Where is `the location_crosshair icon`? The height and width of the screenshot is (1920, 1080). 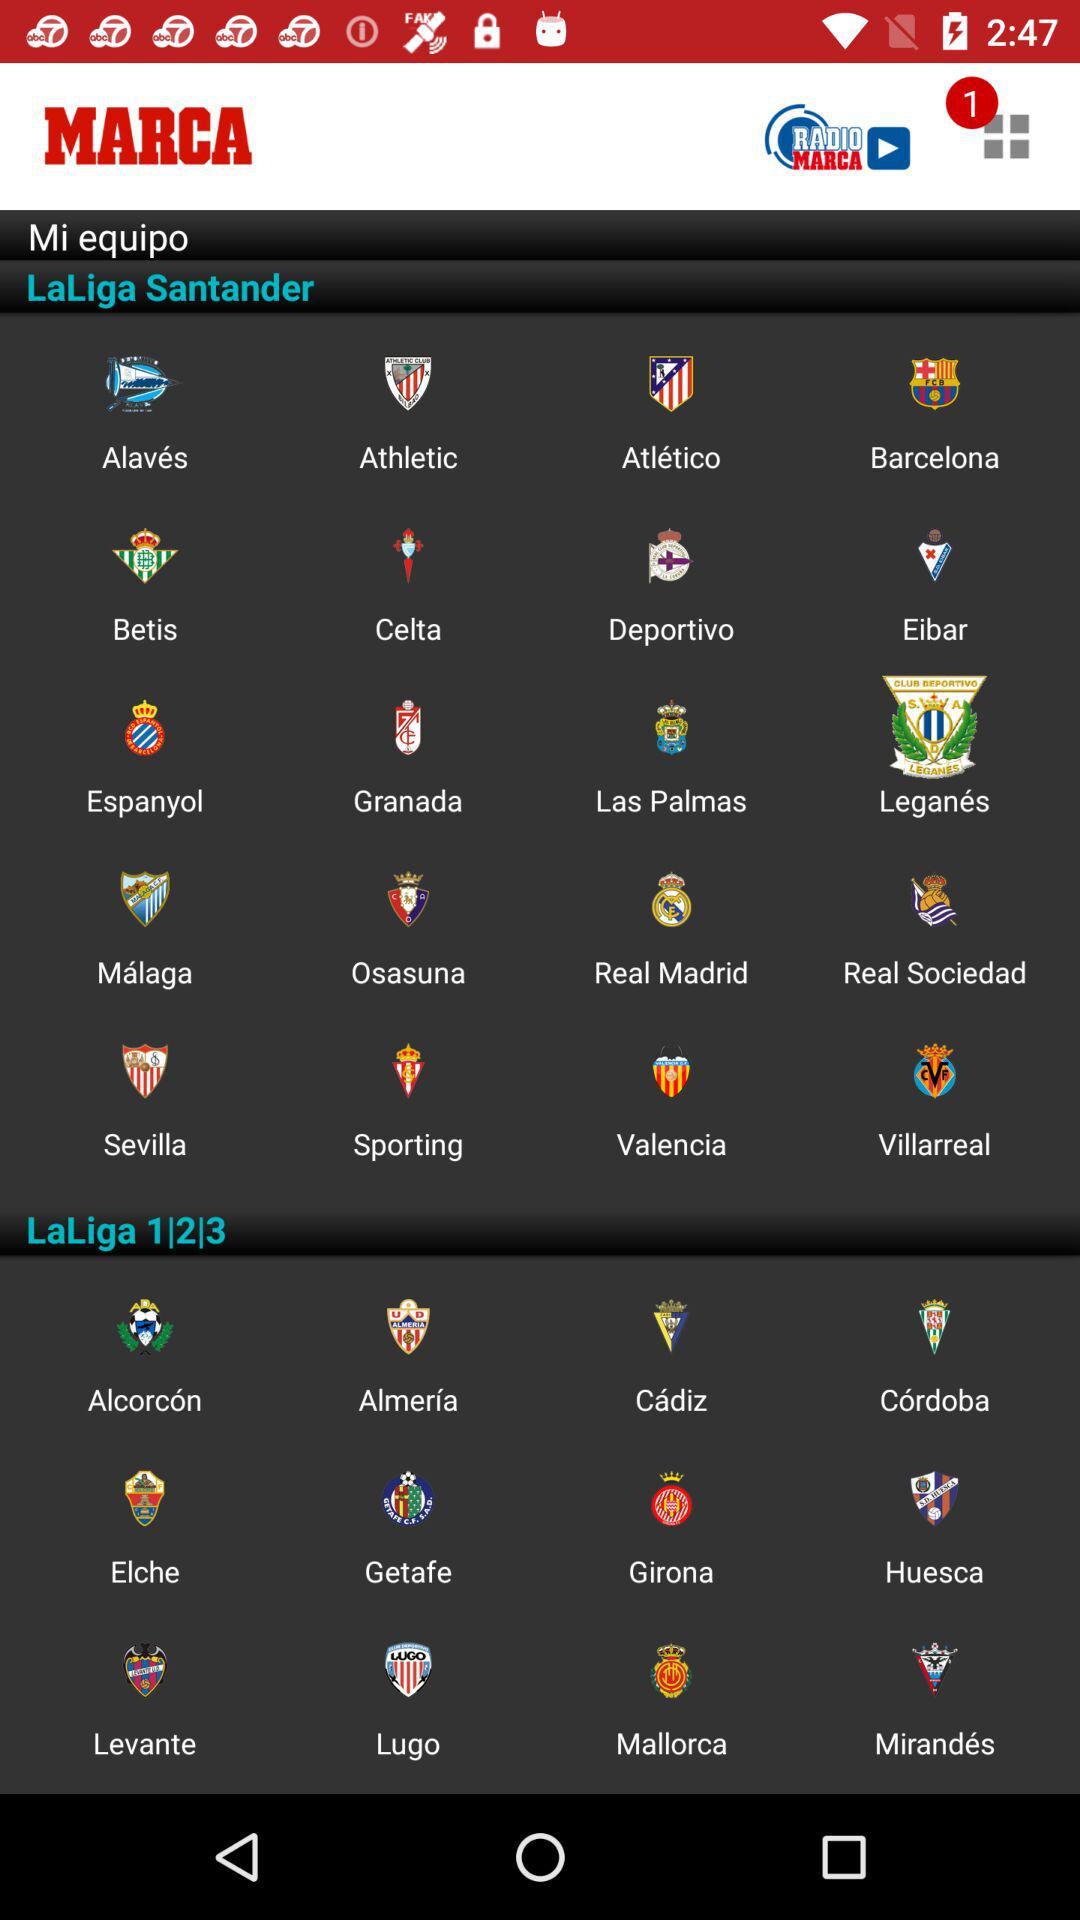 the location_crosshair icon is located at coordinates (143, 1498).